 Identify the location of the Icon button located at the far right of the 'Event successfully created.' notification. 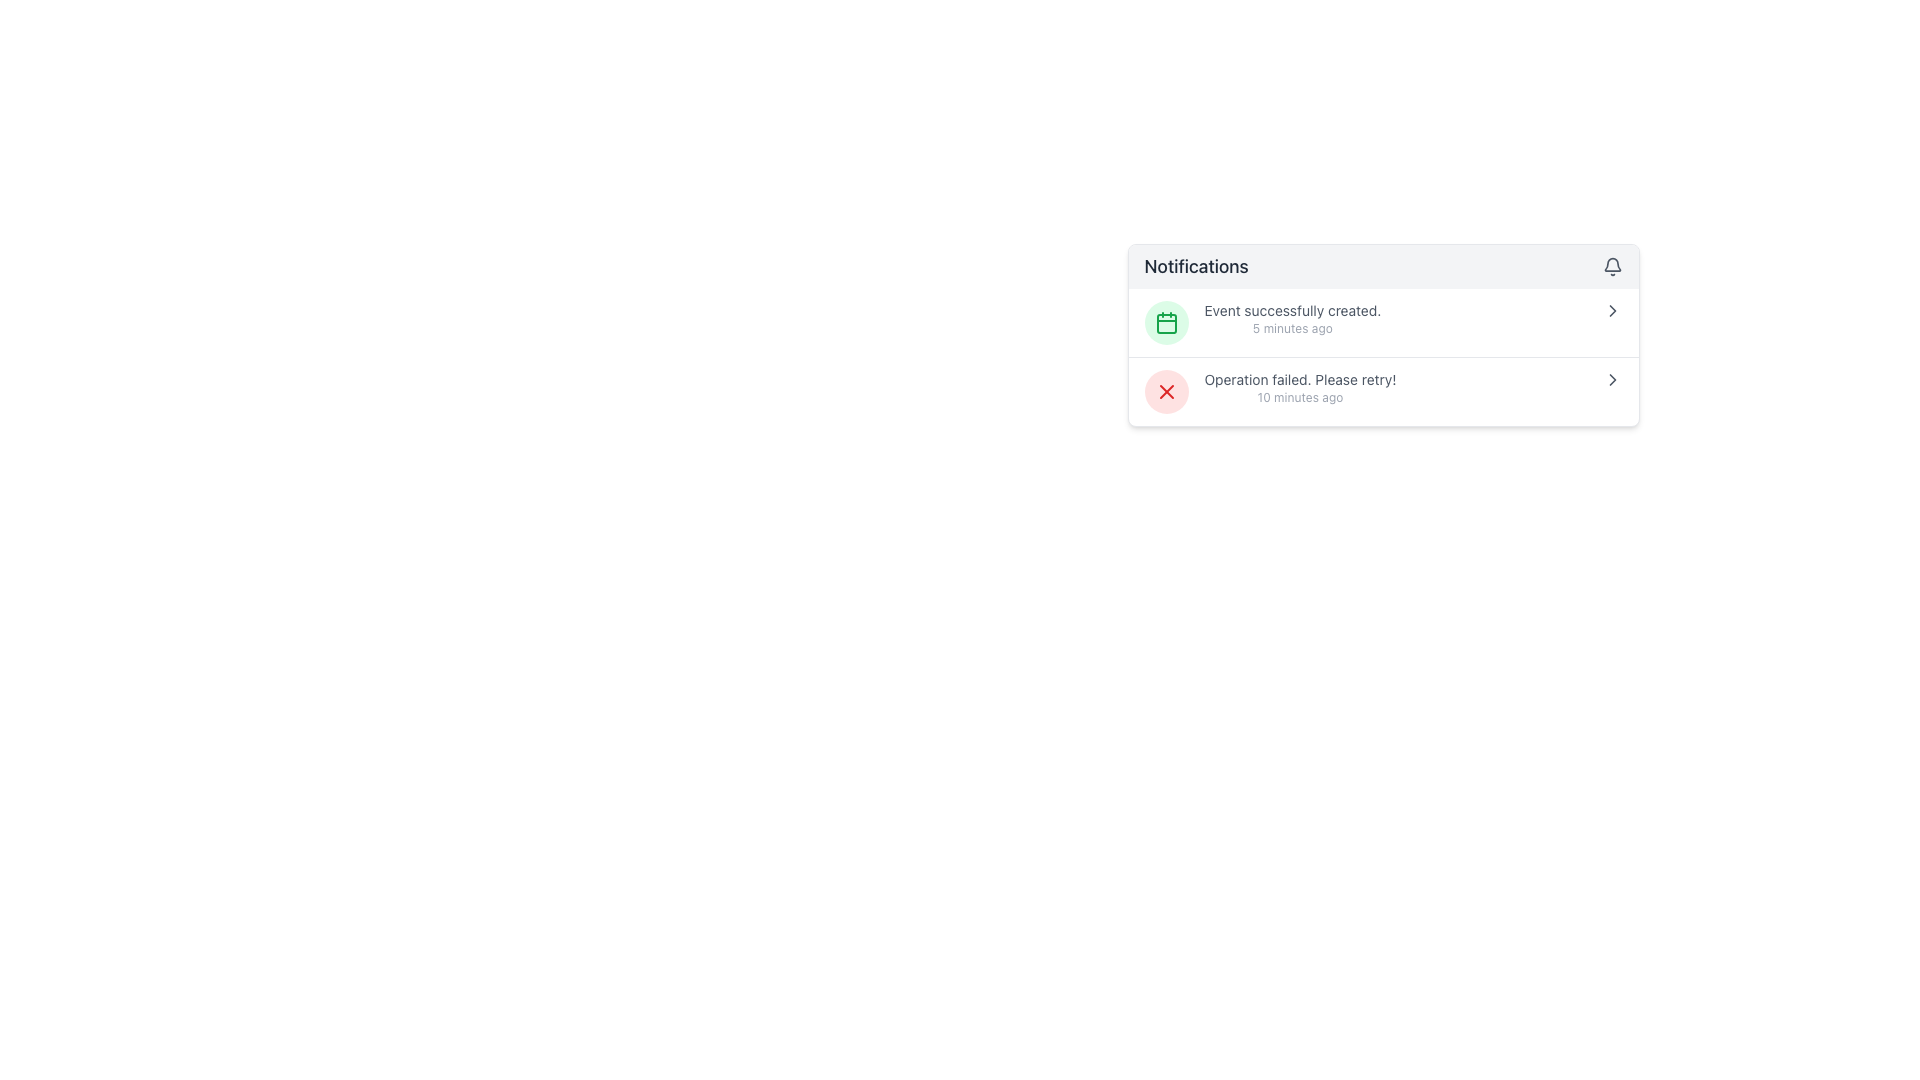
(1612, 311).